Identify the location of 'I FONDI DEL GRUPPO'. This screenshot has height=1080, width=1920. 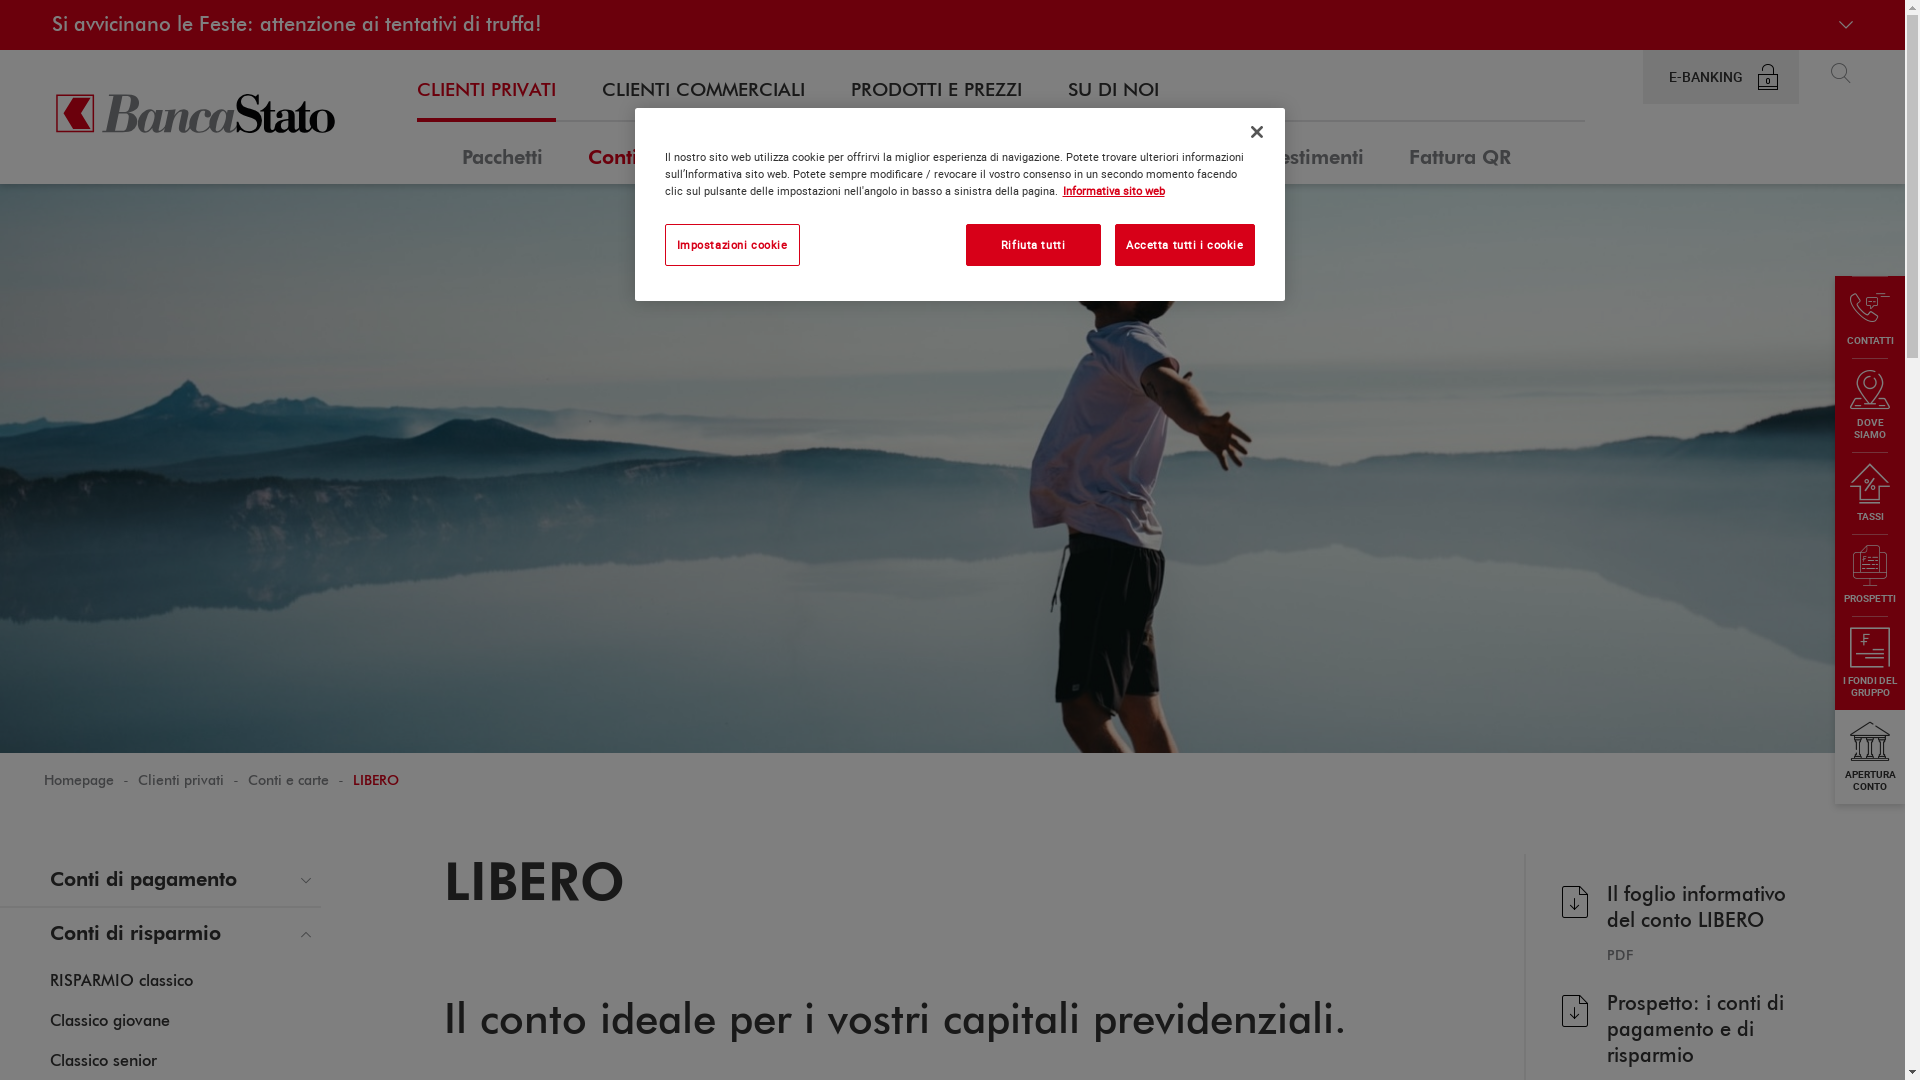
(1869, 663).